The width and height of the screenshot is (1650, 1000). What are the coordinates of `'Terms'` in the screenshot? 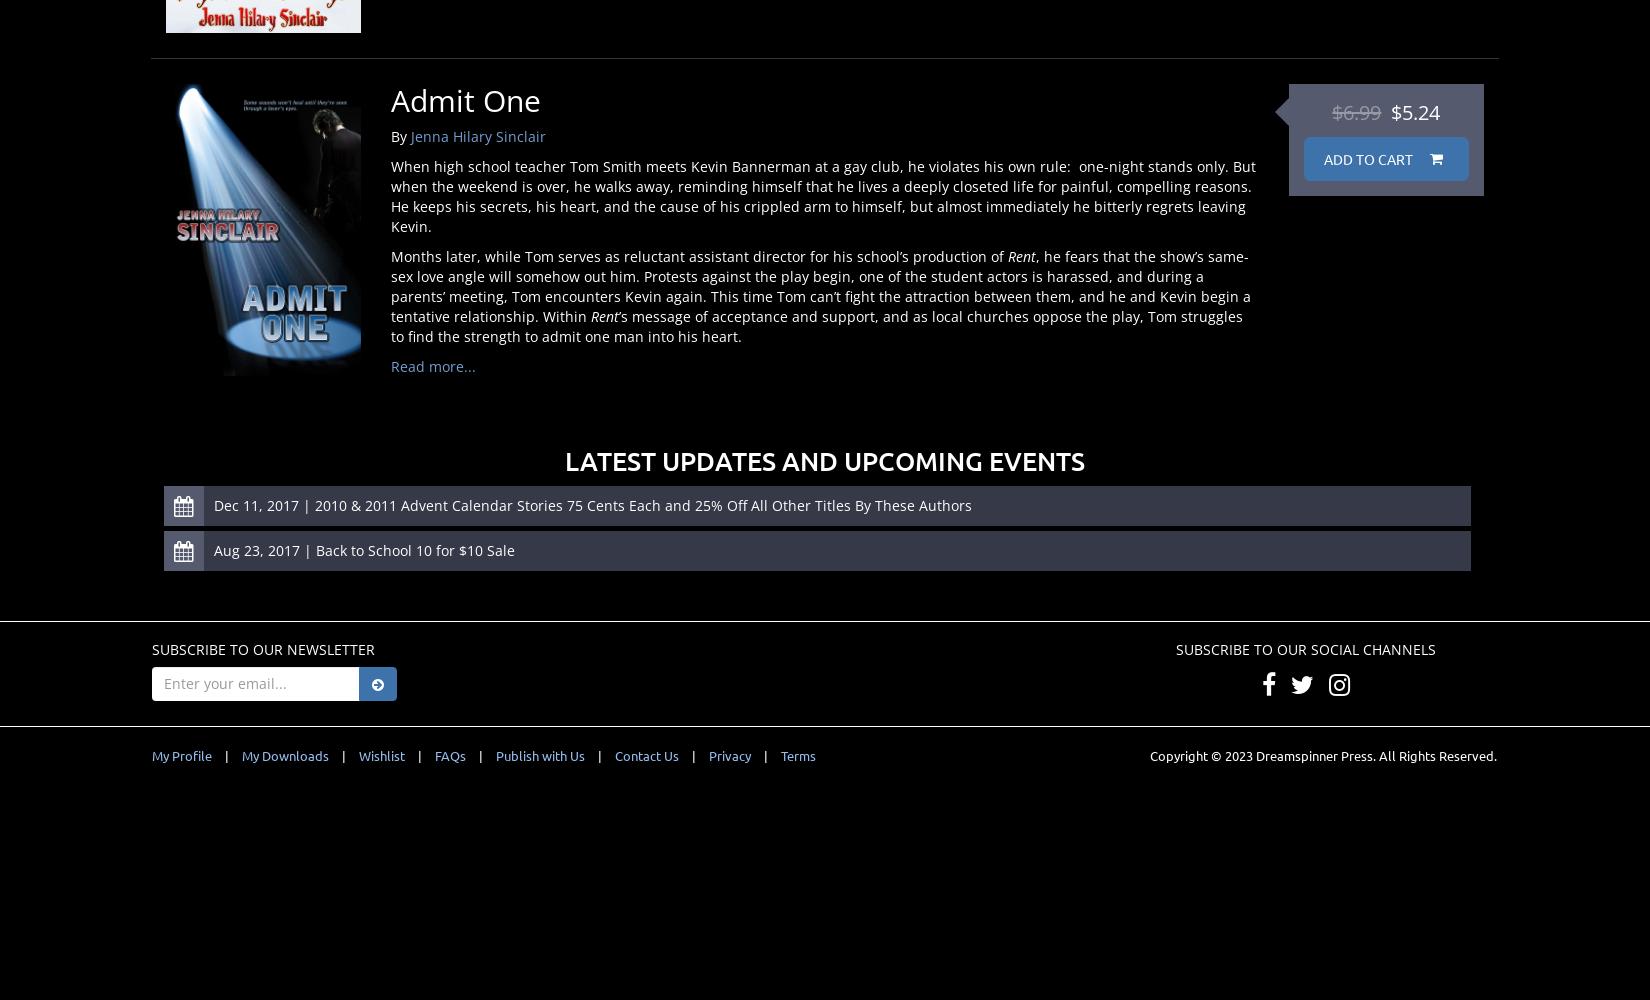 It's located at (797, 754).